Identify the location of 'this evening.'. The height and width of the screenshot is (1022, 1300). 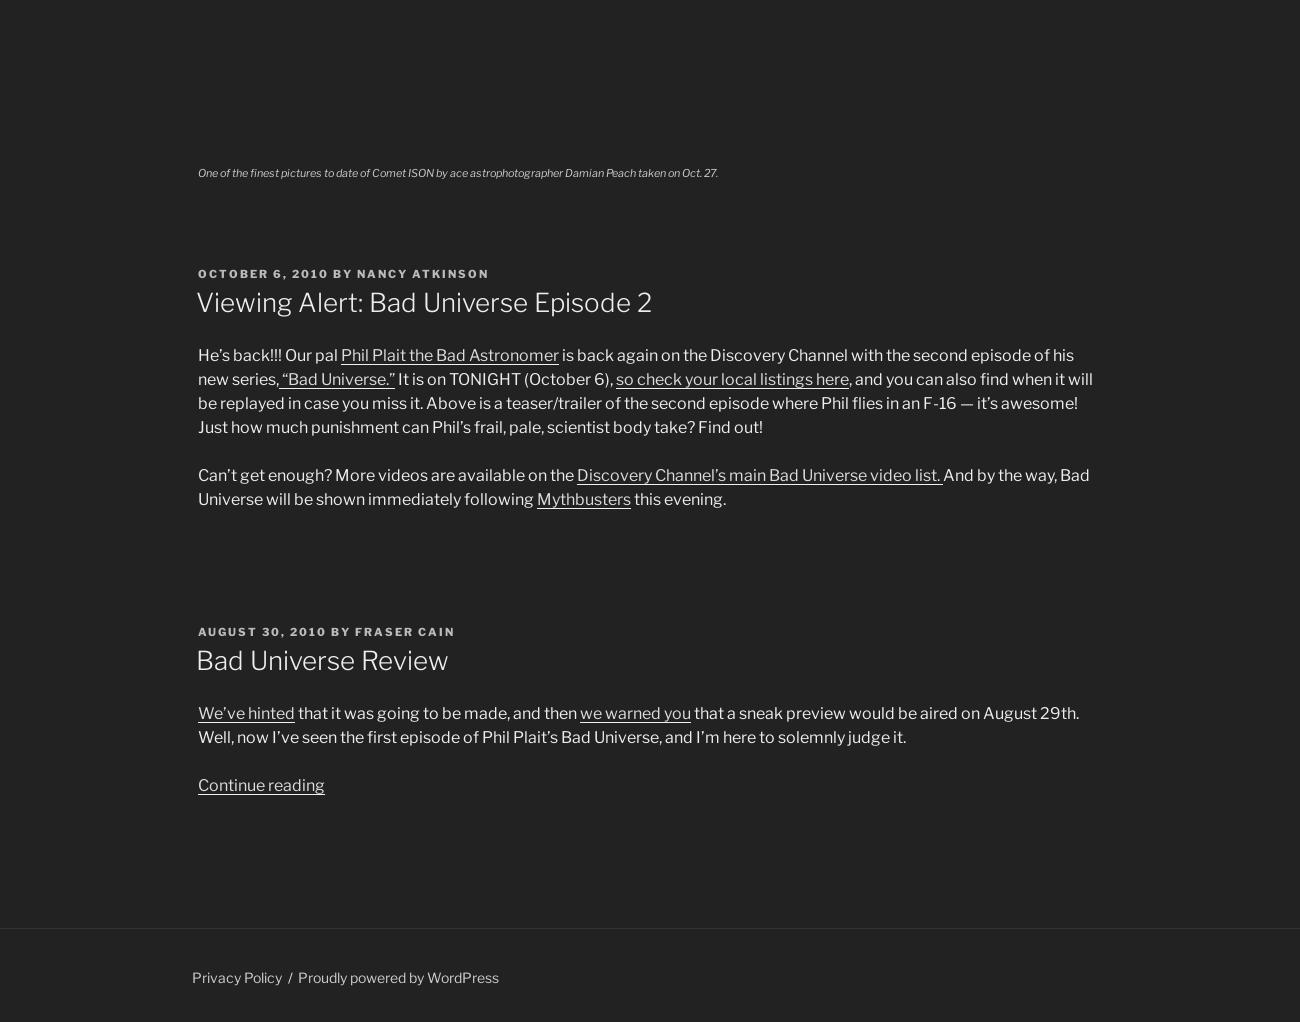
(677, 498).